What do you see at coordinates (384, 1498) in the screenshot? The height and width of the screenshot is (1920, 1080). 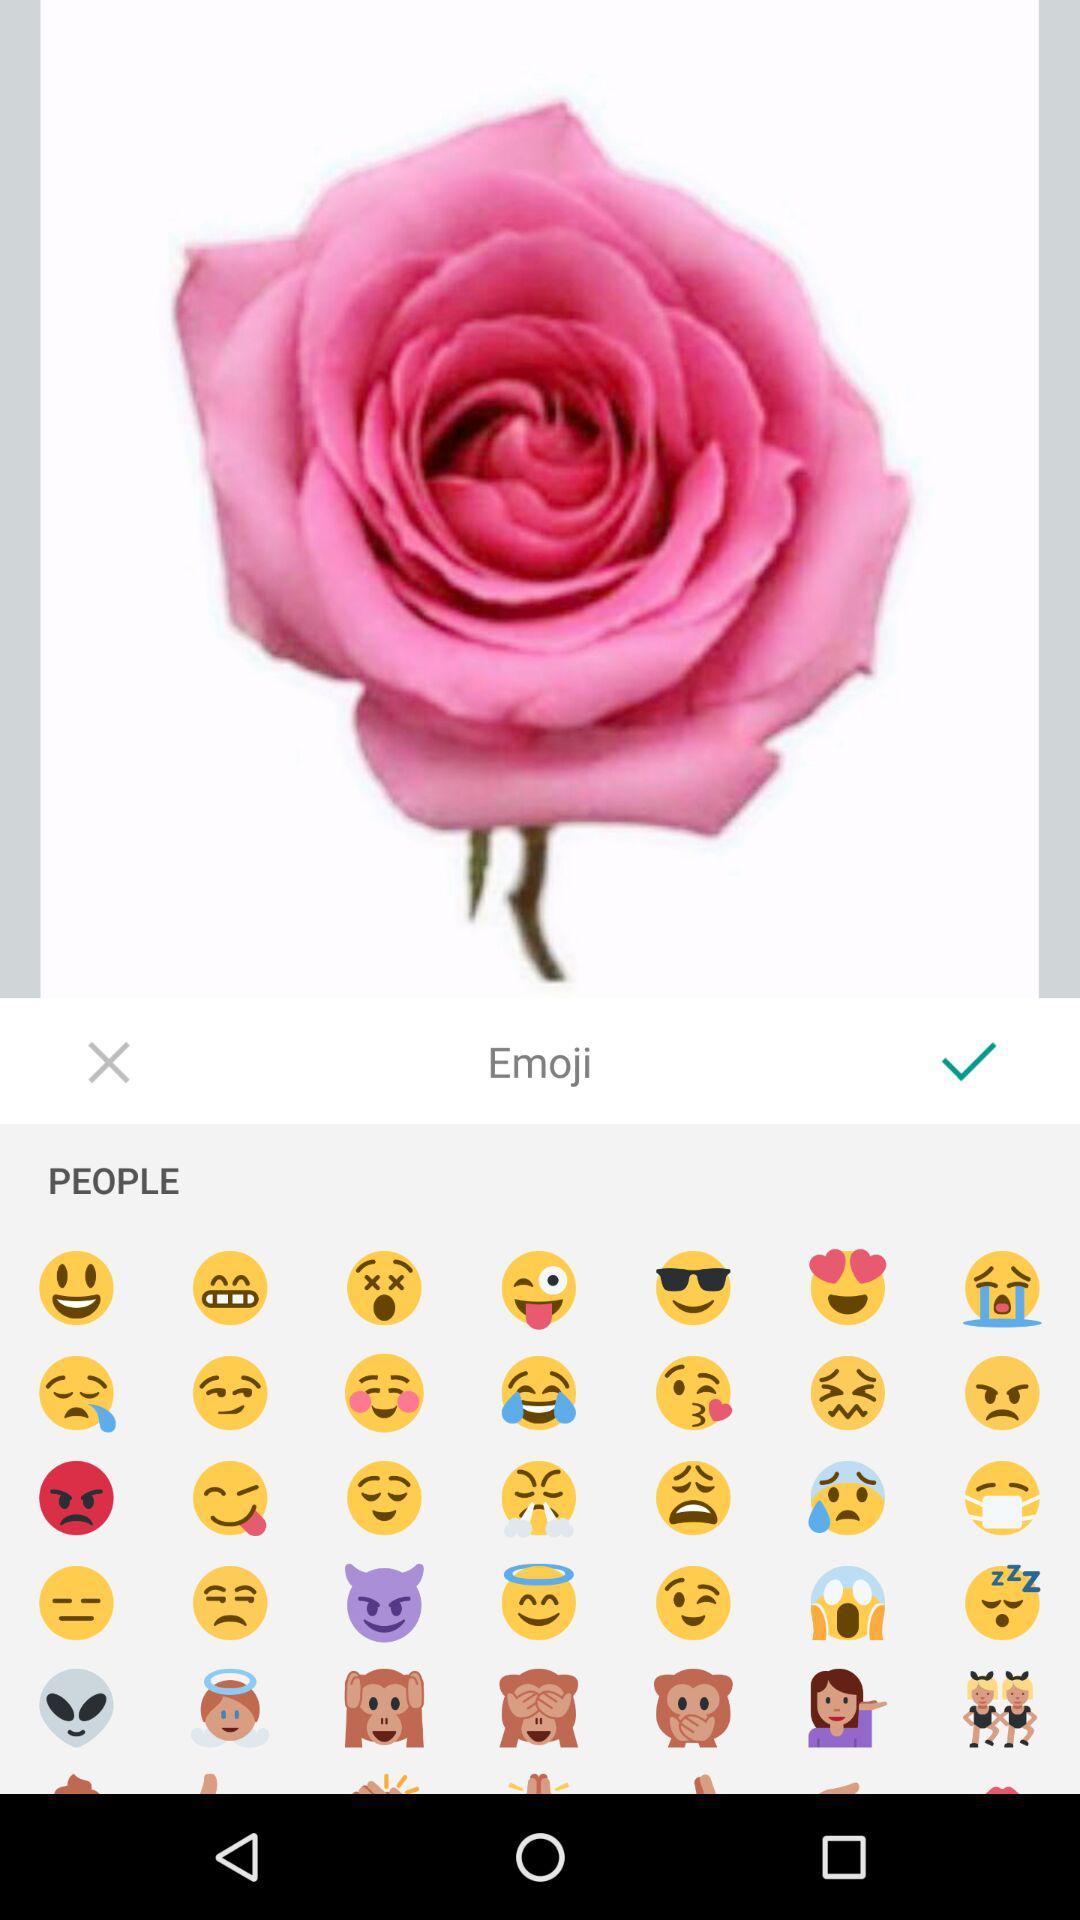 I see `happy emoji` at bounding box center [384, 1498].